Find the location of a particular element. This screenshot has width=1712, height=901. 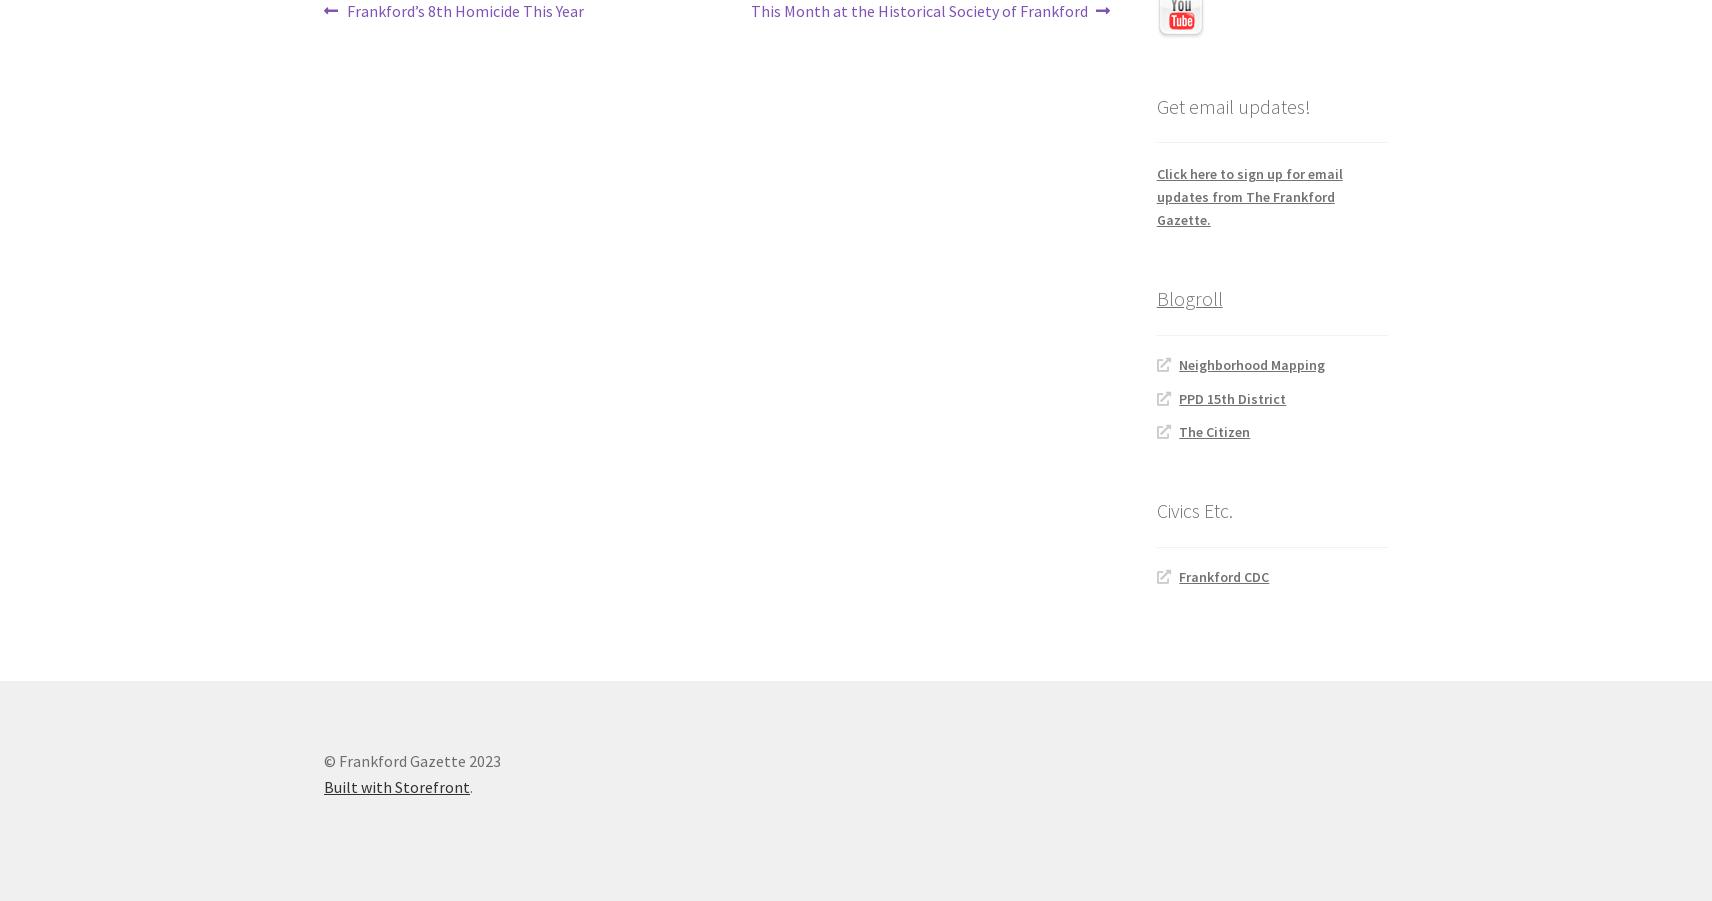

'The Citizen' is located at coordinates (1214, 431).